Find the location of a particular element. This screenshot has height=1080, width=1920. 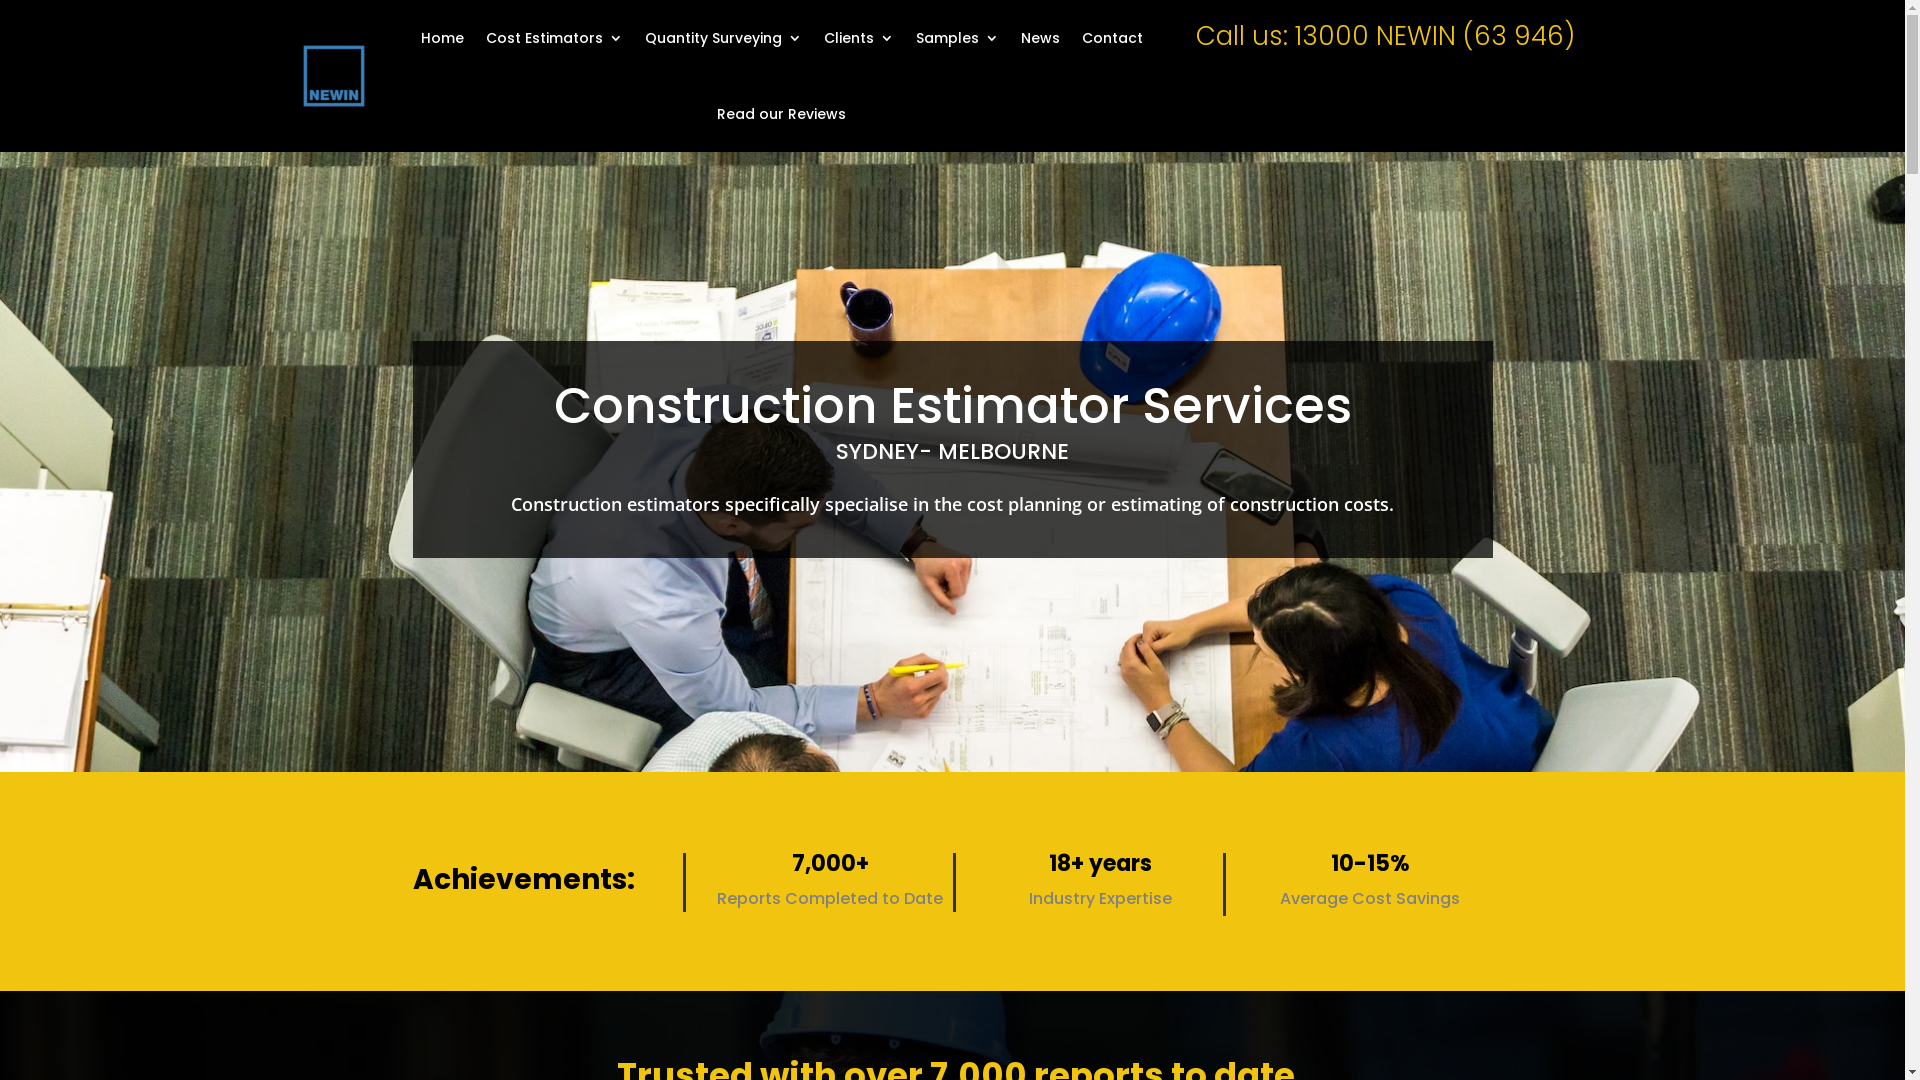

'Call us: 13000 NEWIN (63 946)' is located at coordinates (1384, 35).